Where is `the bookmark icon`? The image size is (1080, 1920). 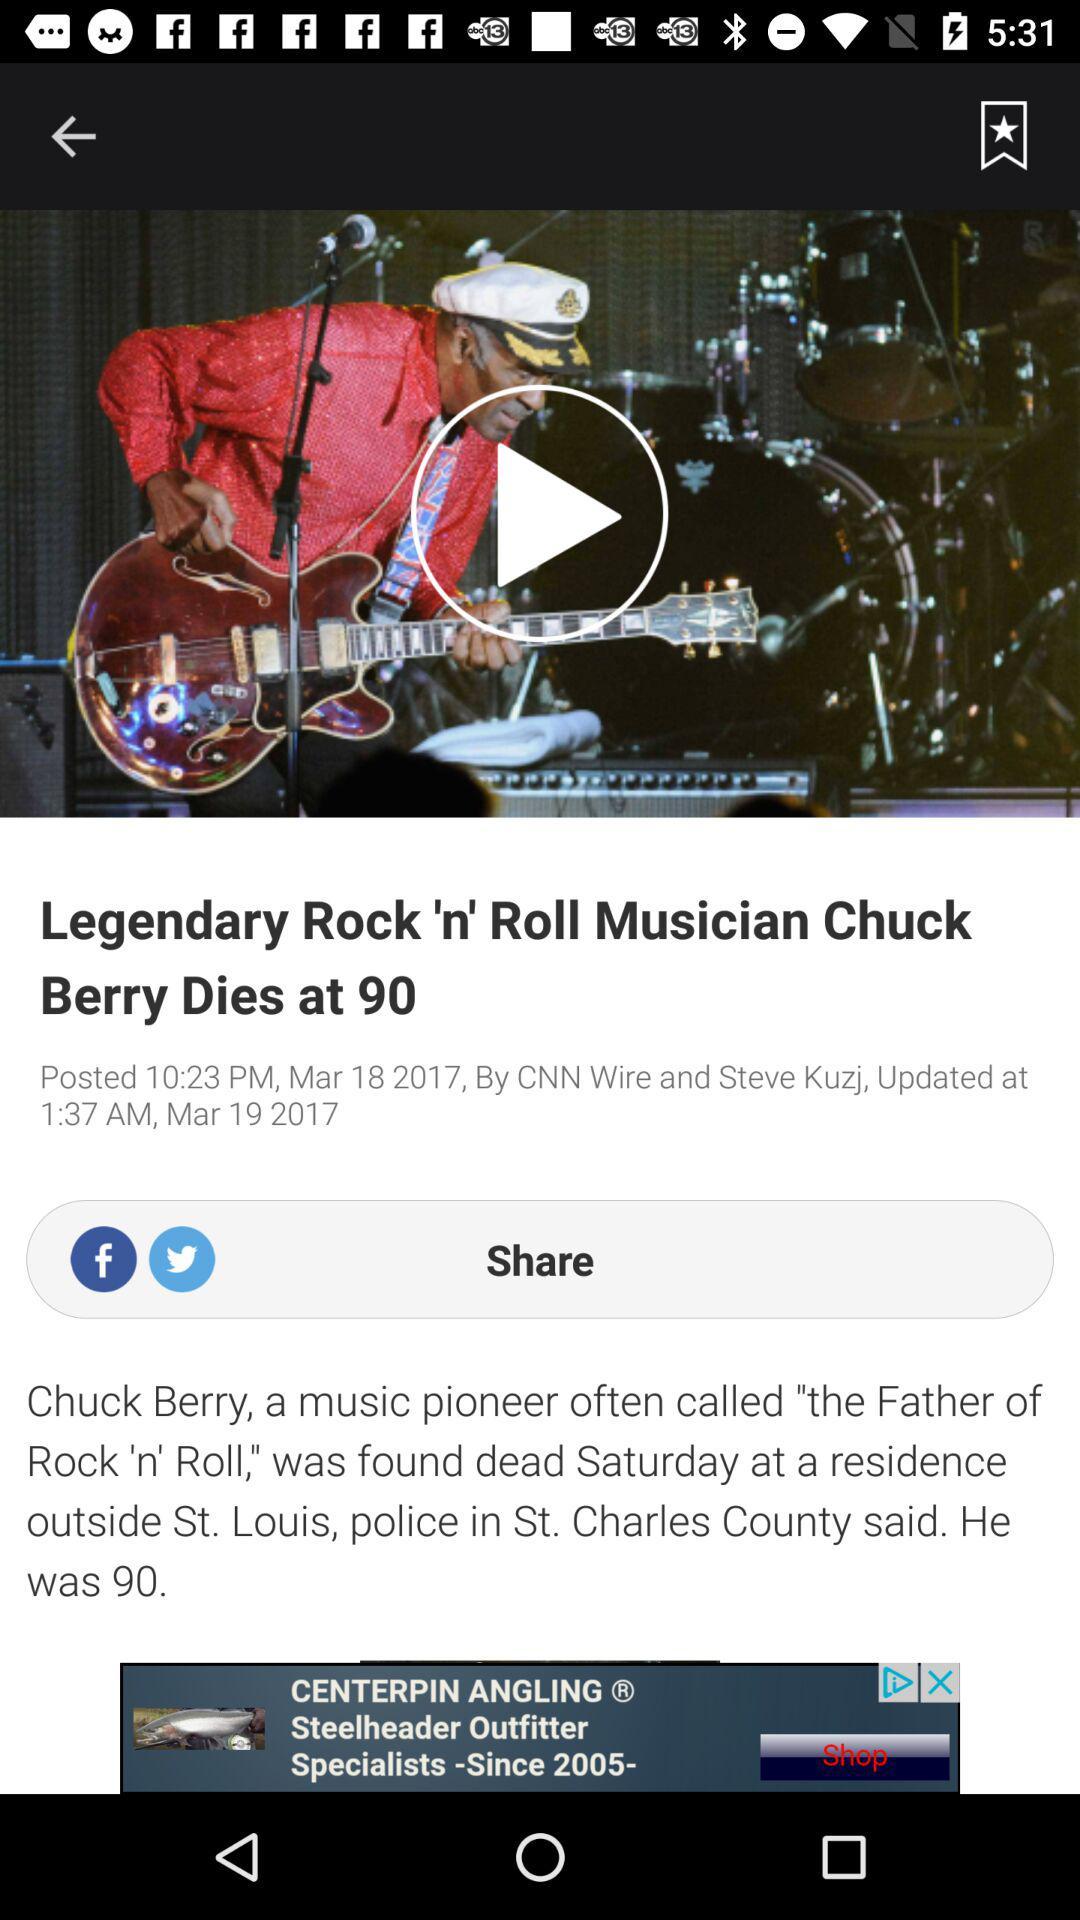
the bookmark icon is located at coordinates (1004, 135).